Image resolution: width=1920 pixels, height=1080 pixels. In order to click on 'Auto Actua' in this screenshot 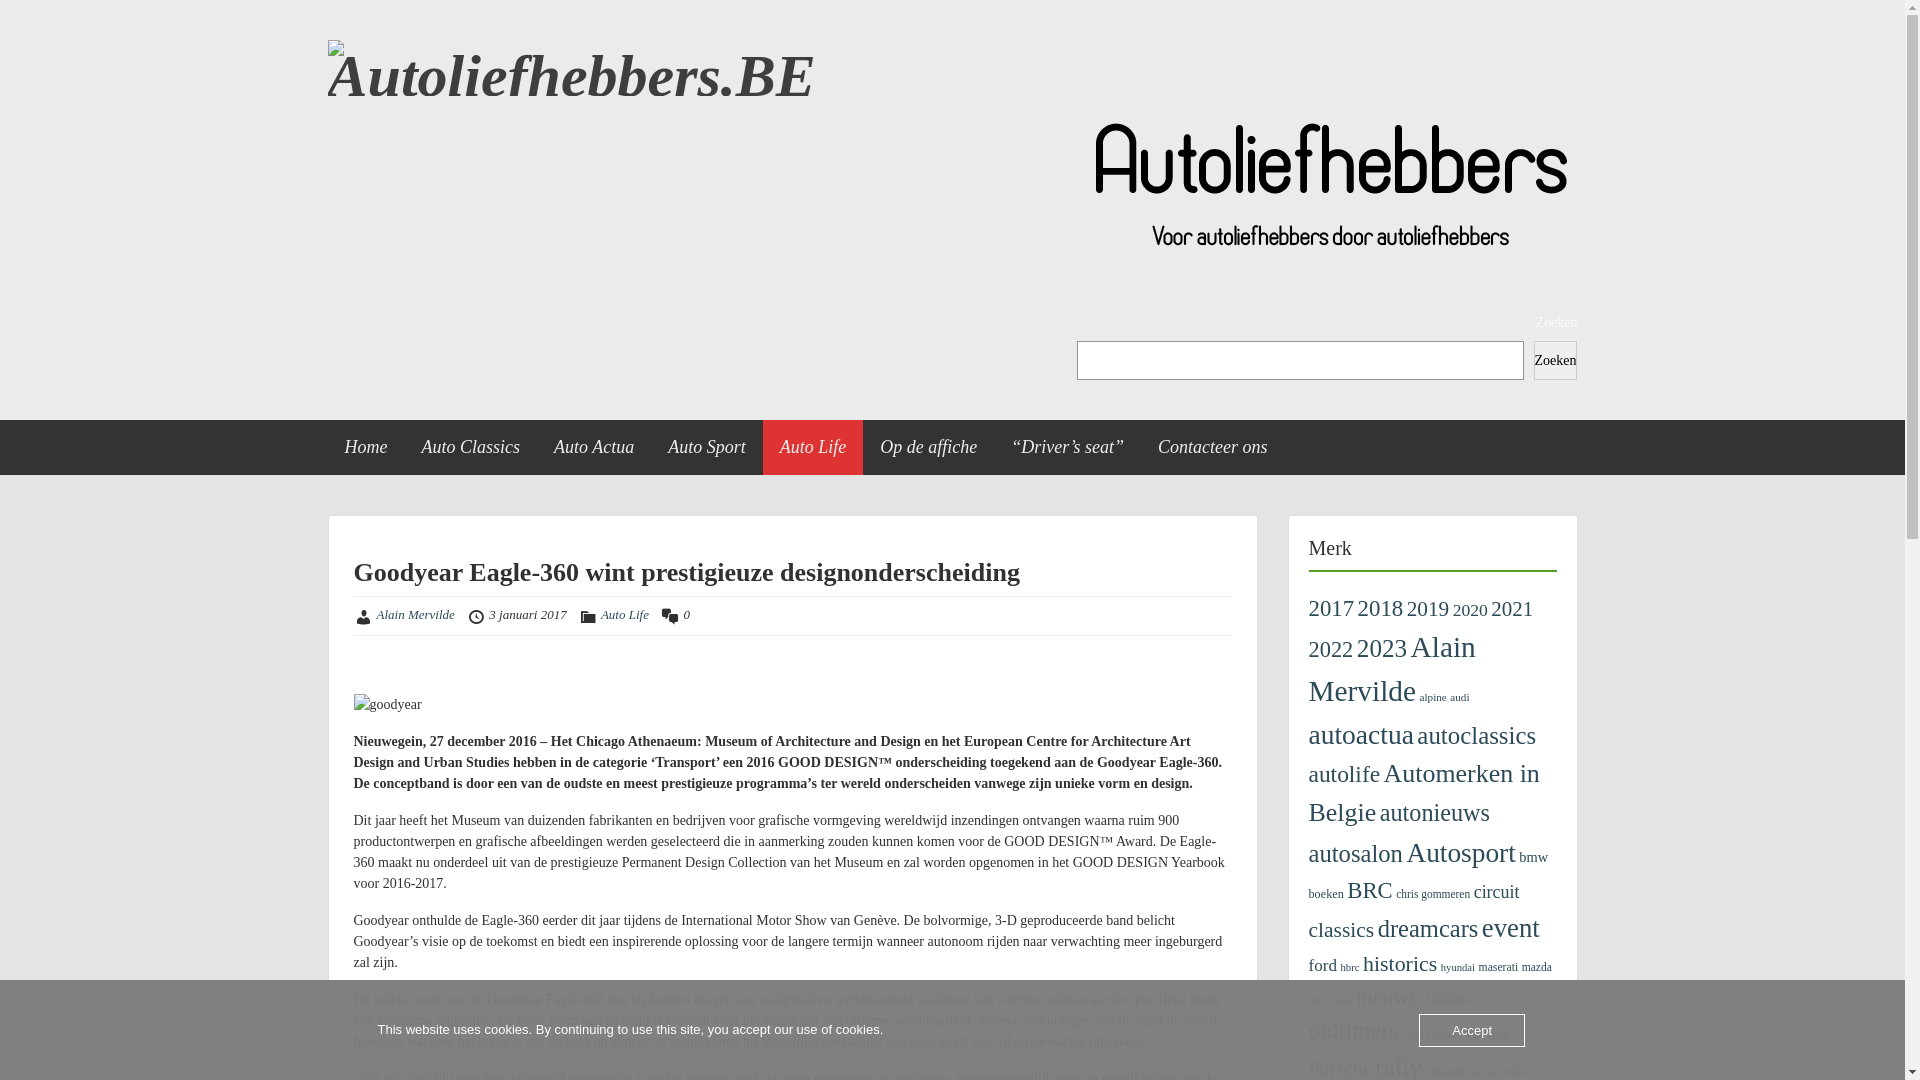, I will do `click(593, 446)`.